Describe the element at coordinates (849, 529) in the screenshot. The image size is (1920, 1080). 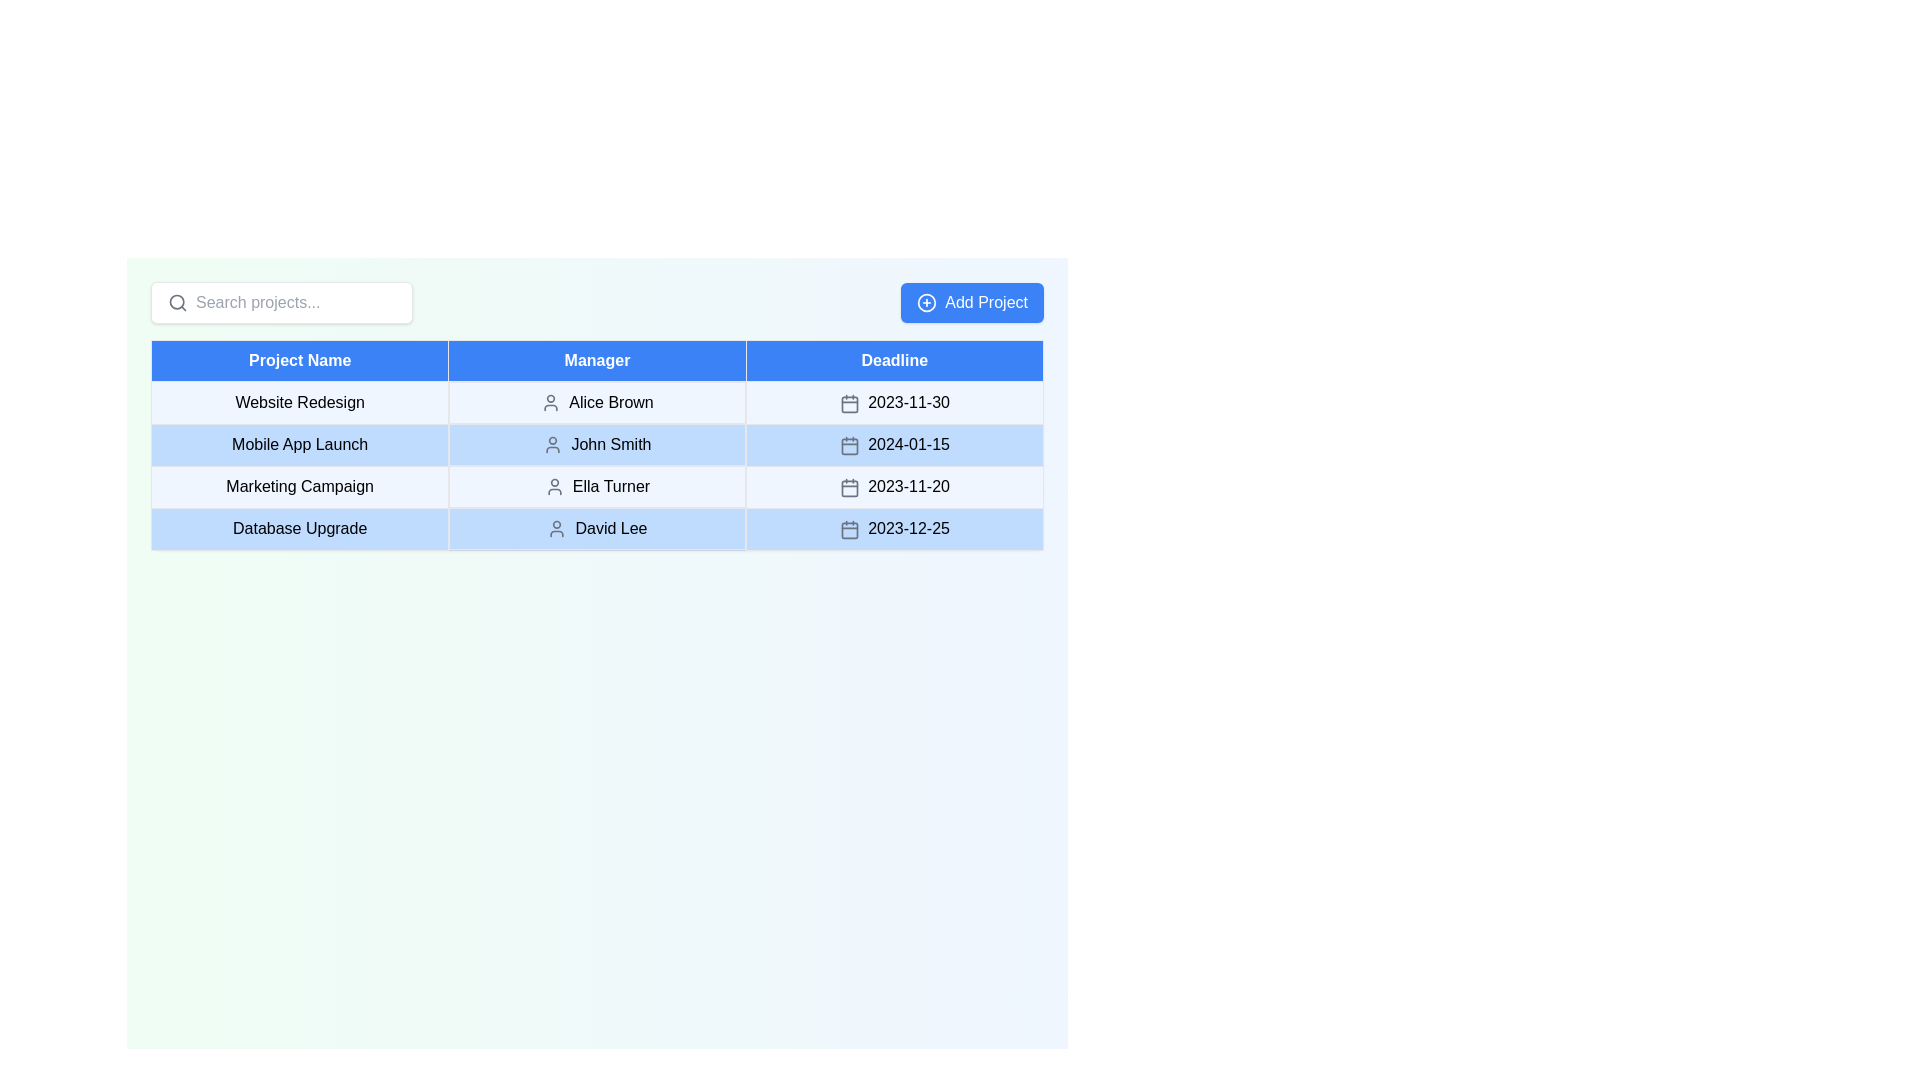
I see `the calendar icon in the 'Deadline' column of the last row, which is styled with a thin outline and rounded edges, located to the left of the date '2023-12-25'` at that location.